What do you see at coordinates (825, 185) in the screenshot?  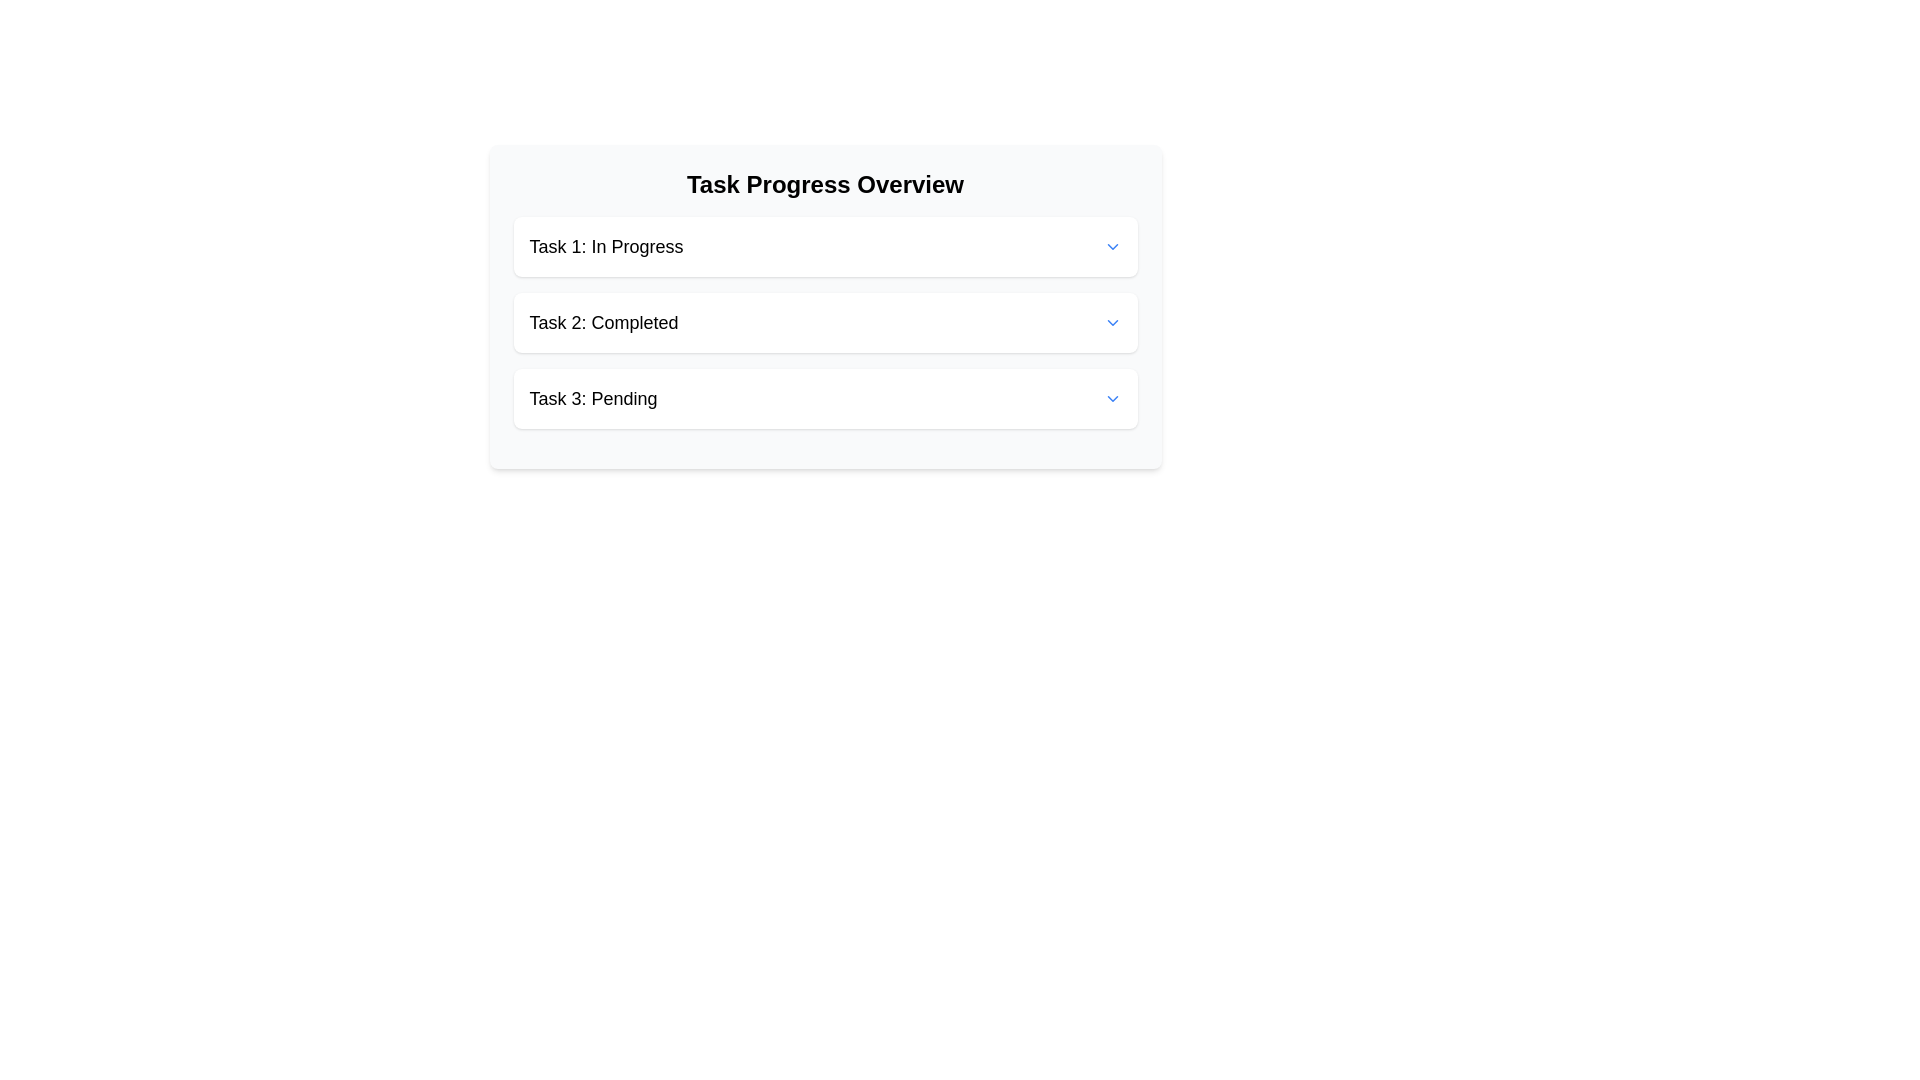 I see `the title header that describes the section above the list of tasks: 'Task 1: In Progress', 'Task 2: Completed', and 'Task 3: Pending'` at bounding box center [825, 185].